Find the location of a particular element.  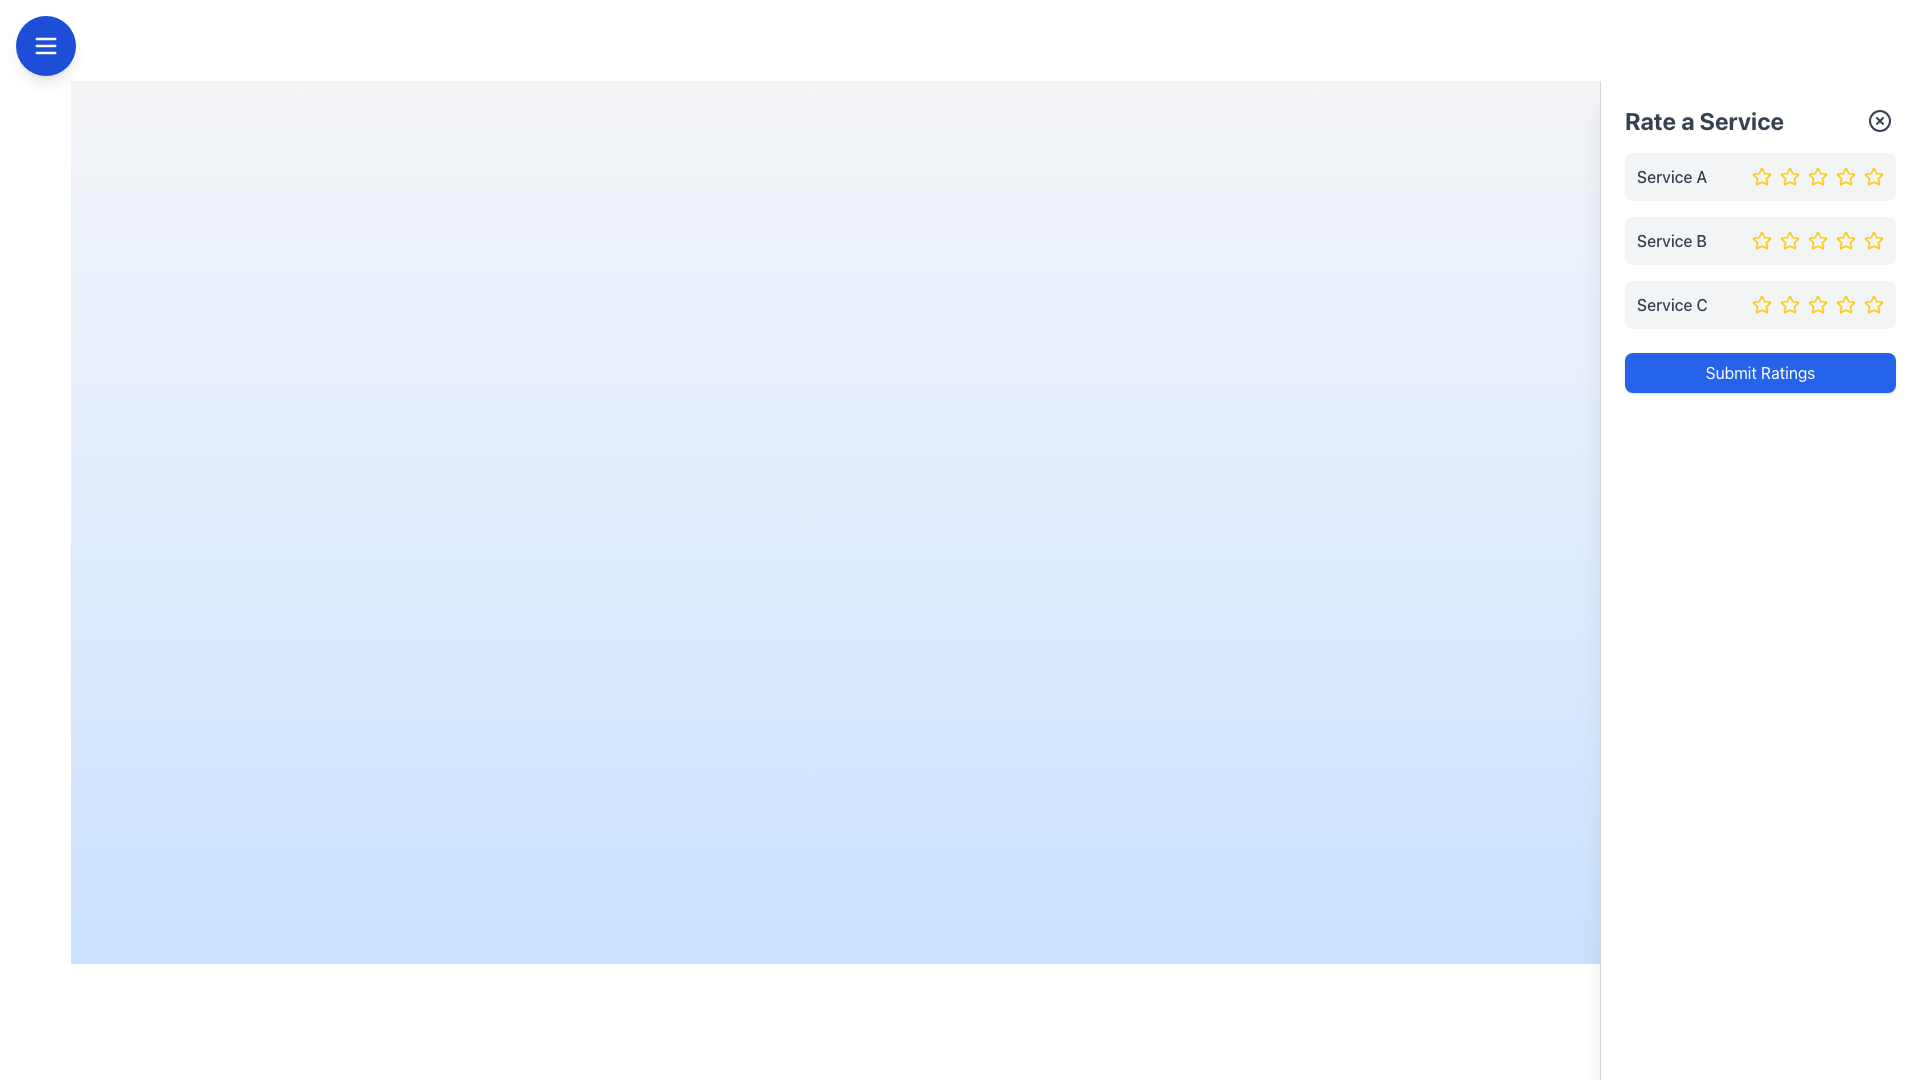

the second yellow star icon is located at coordinates (1789, 304).